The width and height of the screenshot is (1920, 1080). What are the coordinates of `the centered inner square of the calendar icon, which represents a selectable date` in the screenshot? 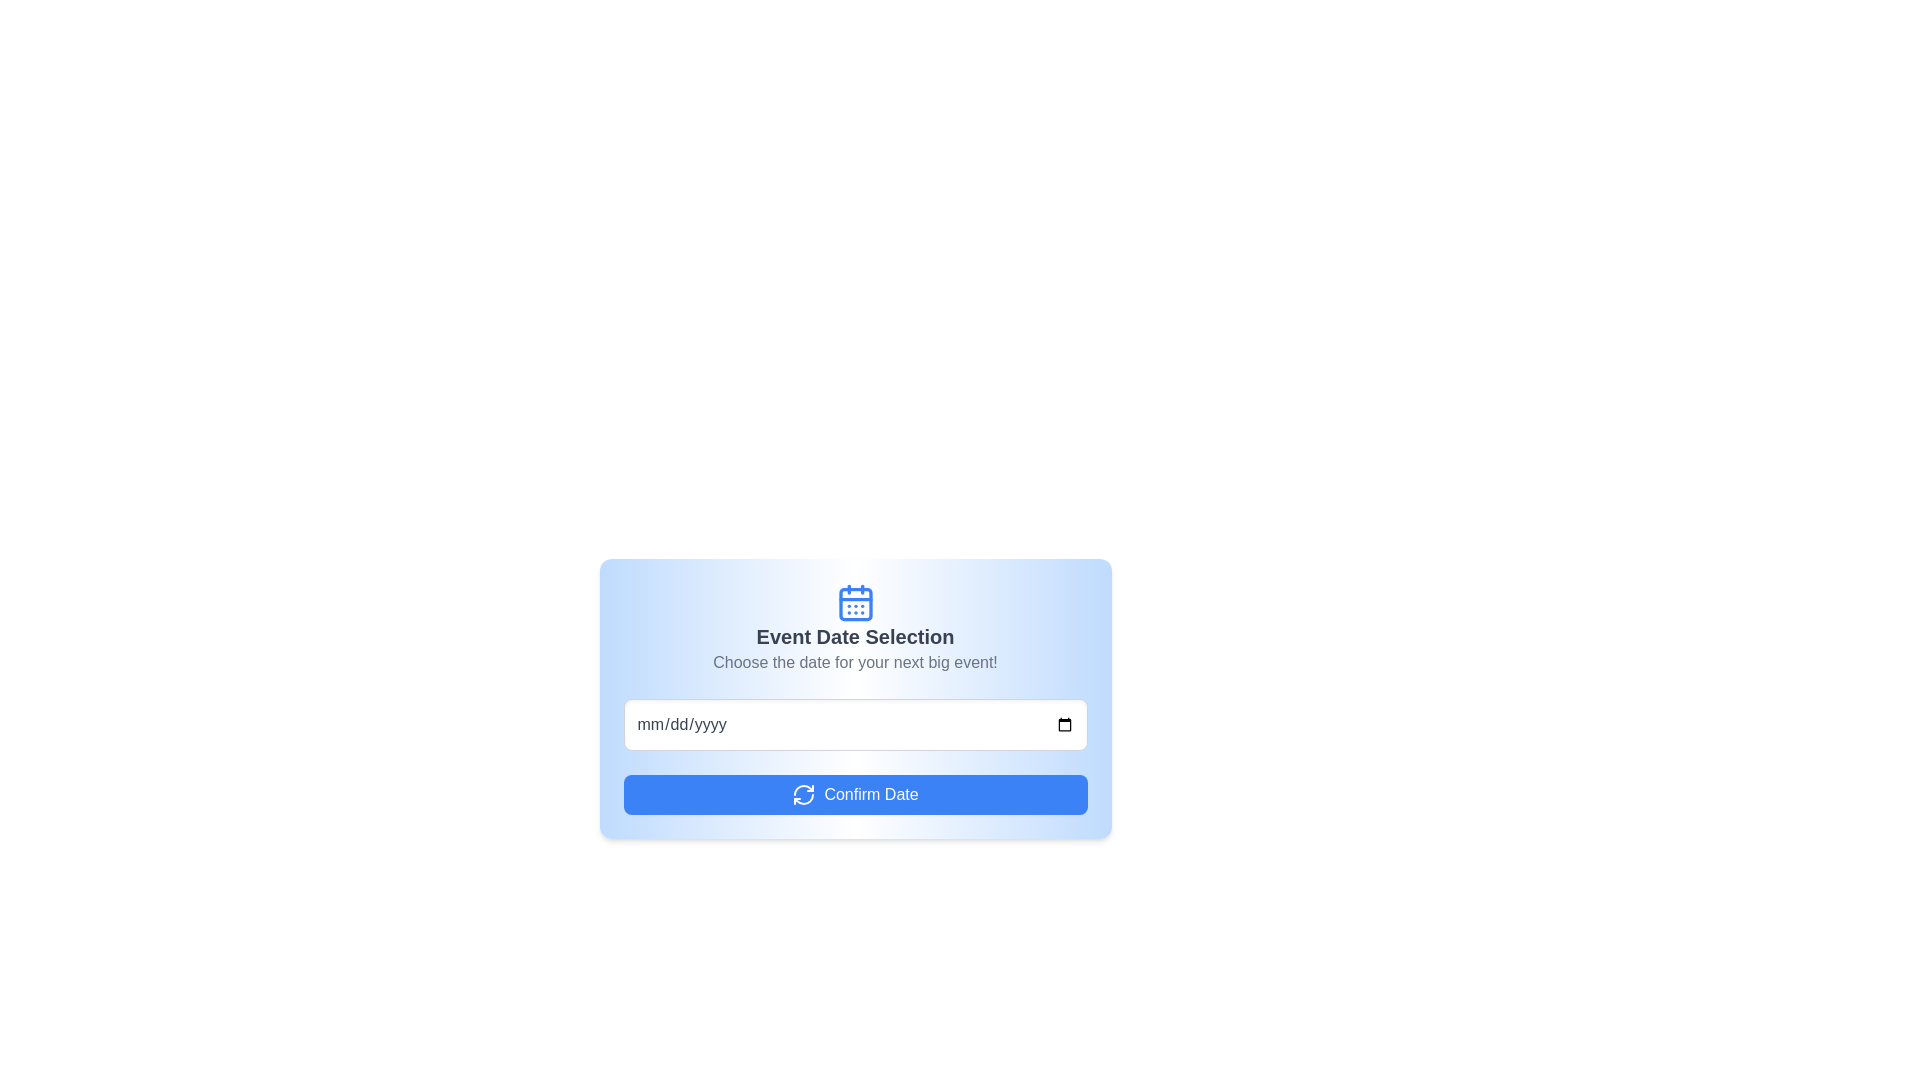 It's located at (855, 603).